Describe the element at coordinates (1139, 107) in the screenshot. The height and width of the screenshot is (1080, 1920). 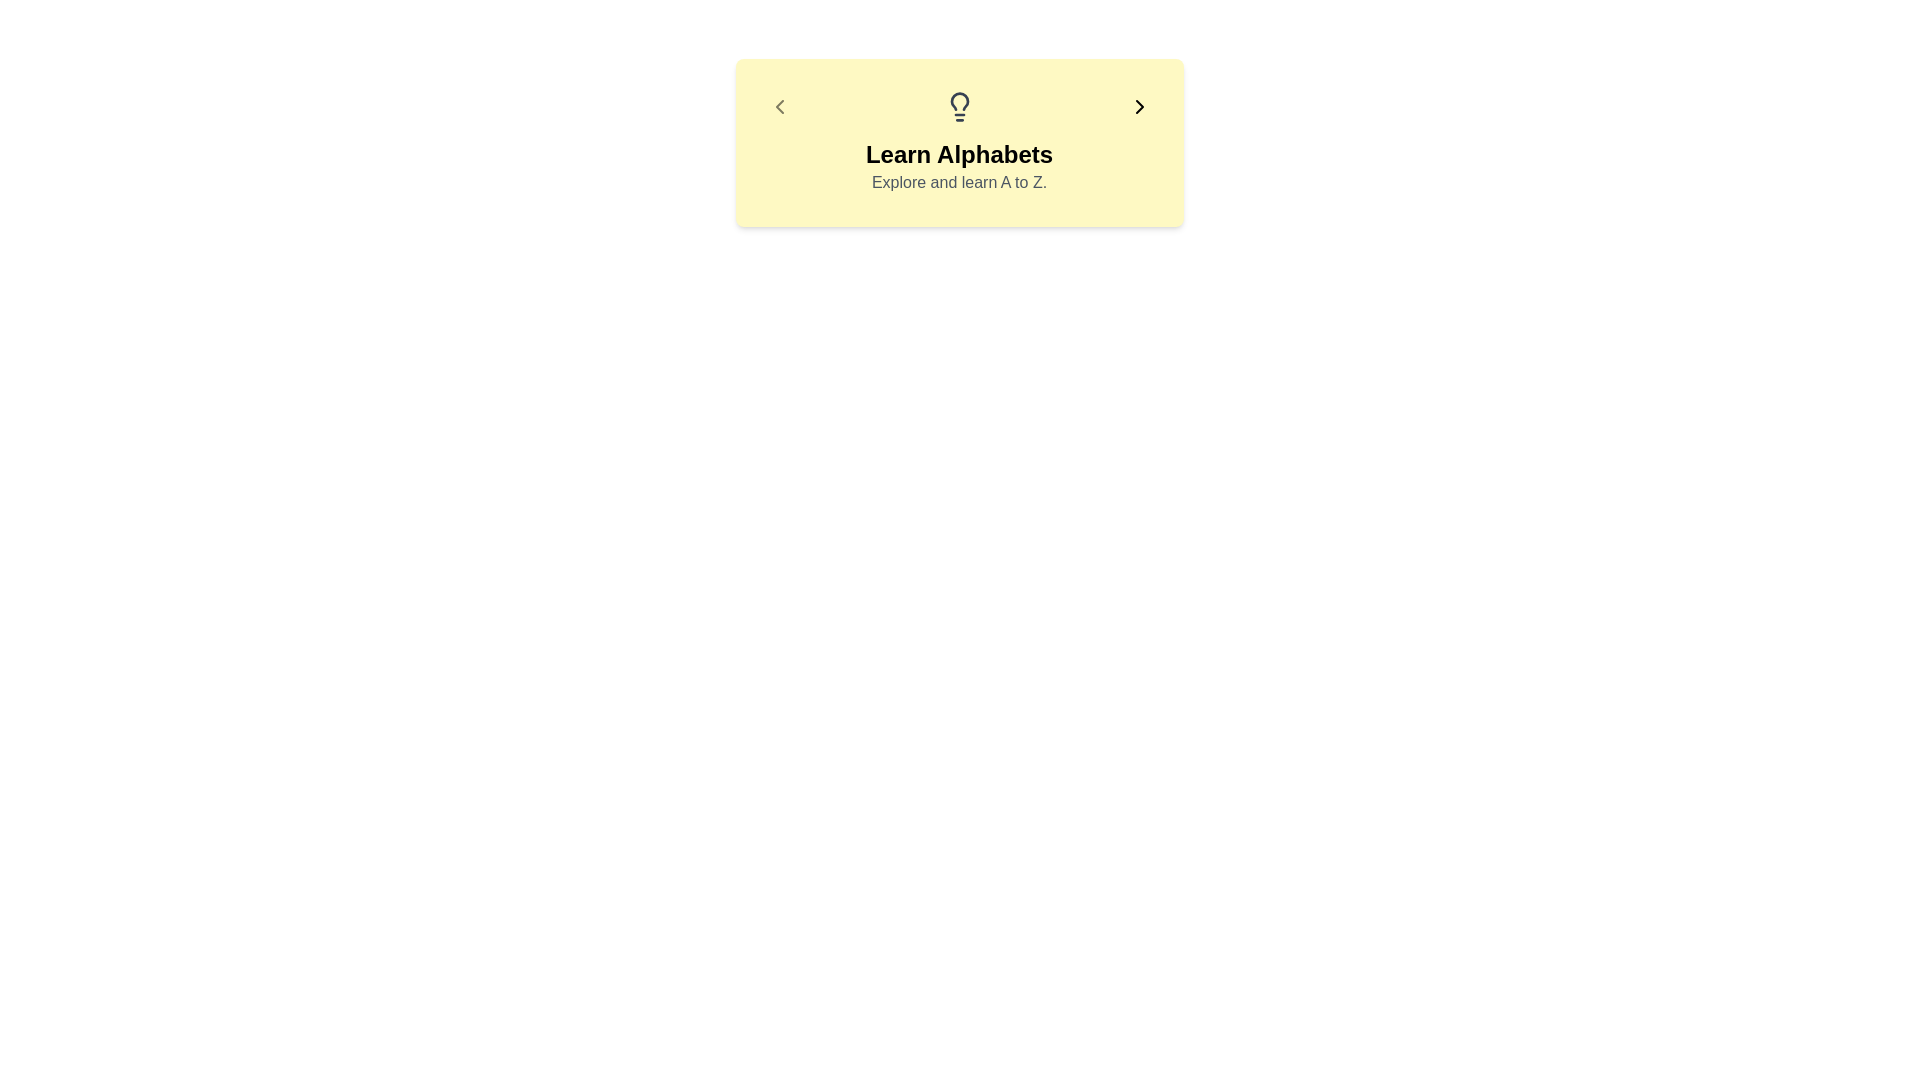
I see `the right arrow button to navigate to the next stage` at that location.